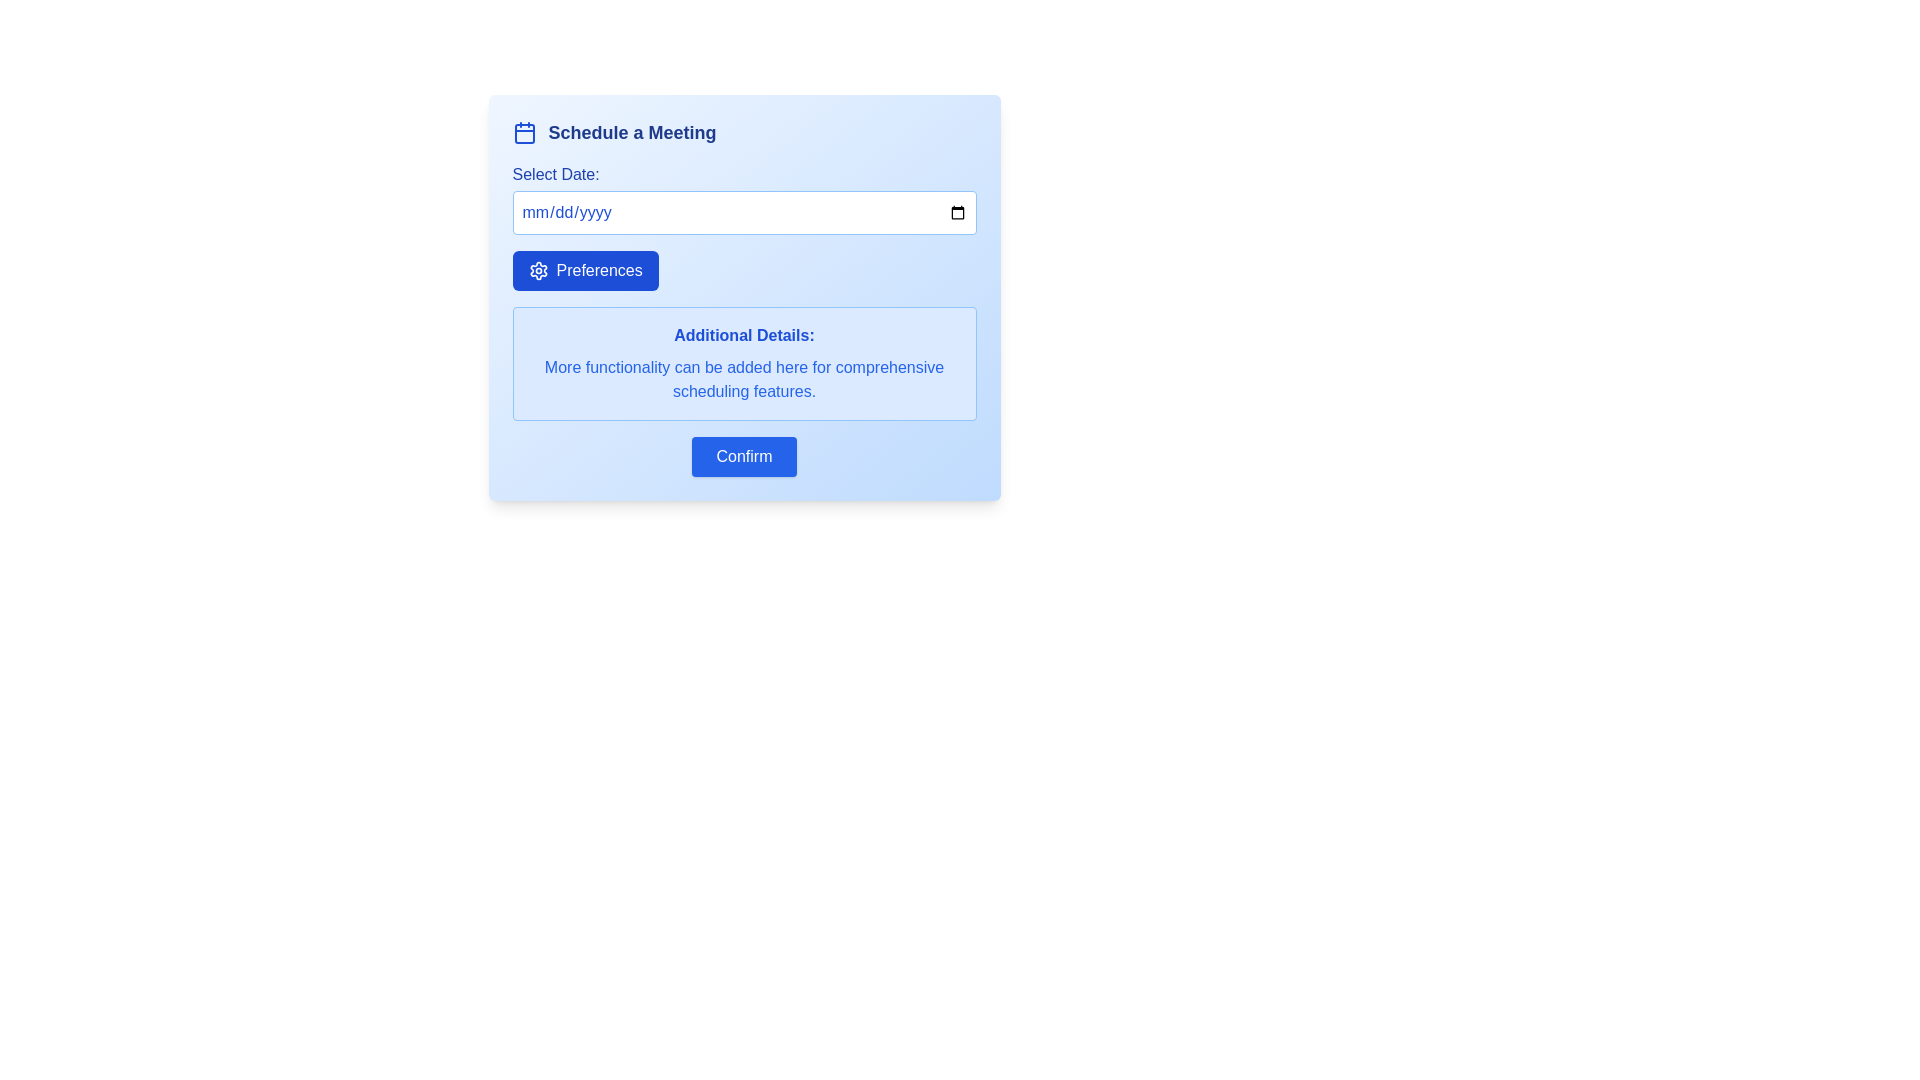 The image size is (1920, 1080). Describe the element at coordinates (743, 456) in the screenshot. I see `the blue rectangular 'Confirm' button with rounded corners` at that location.